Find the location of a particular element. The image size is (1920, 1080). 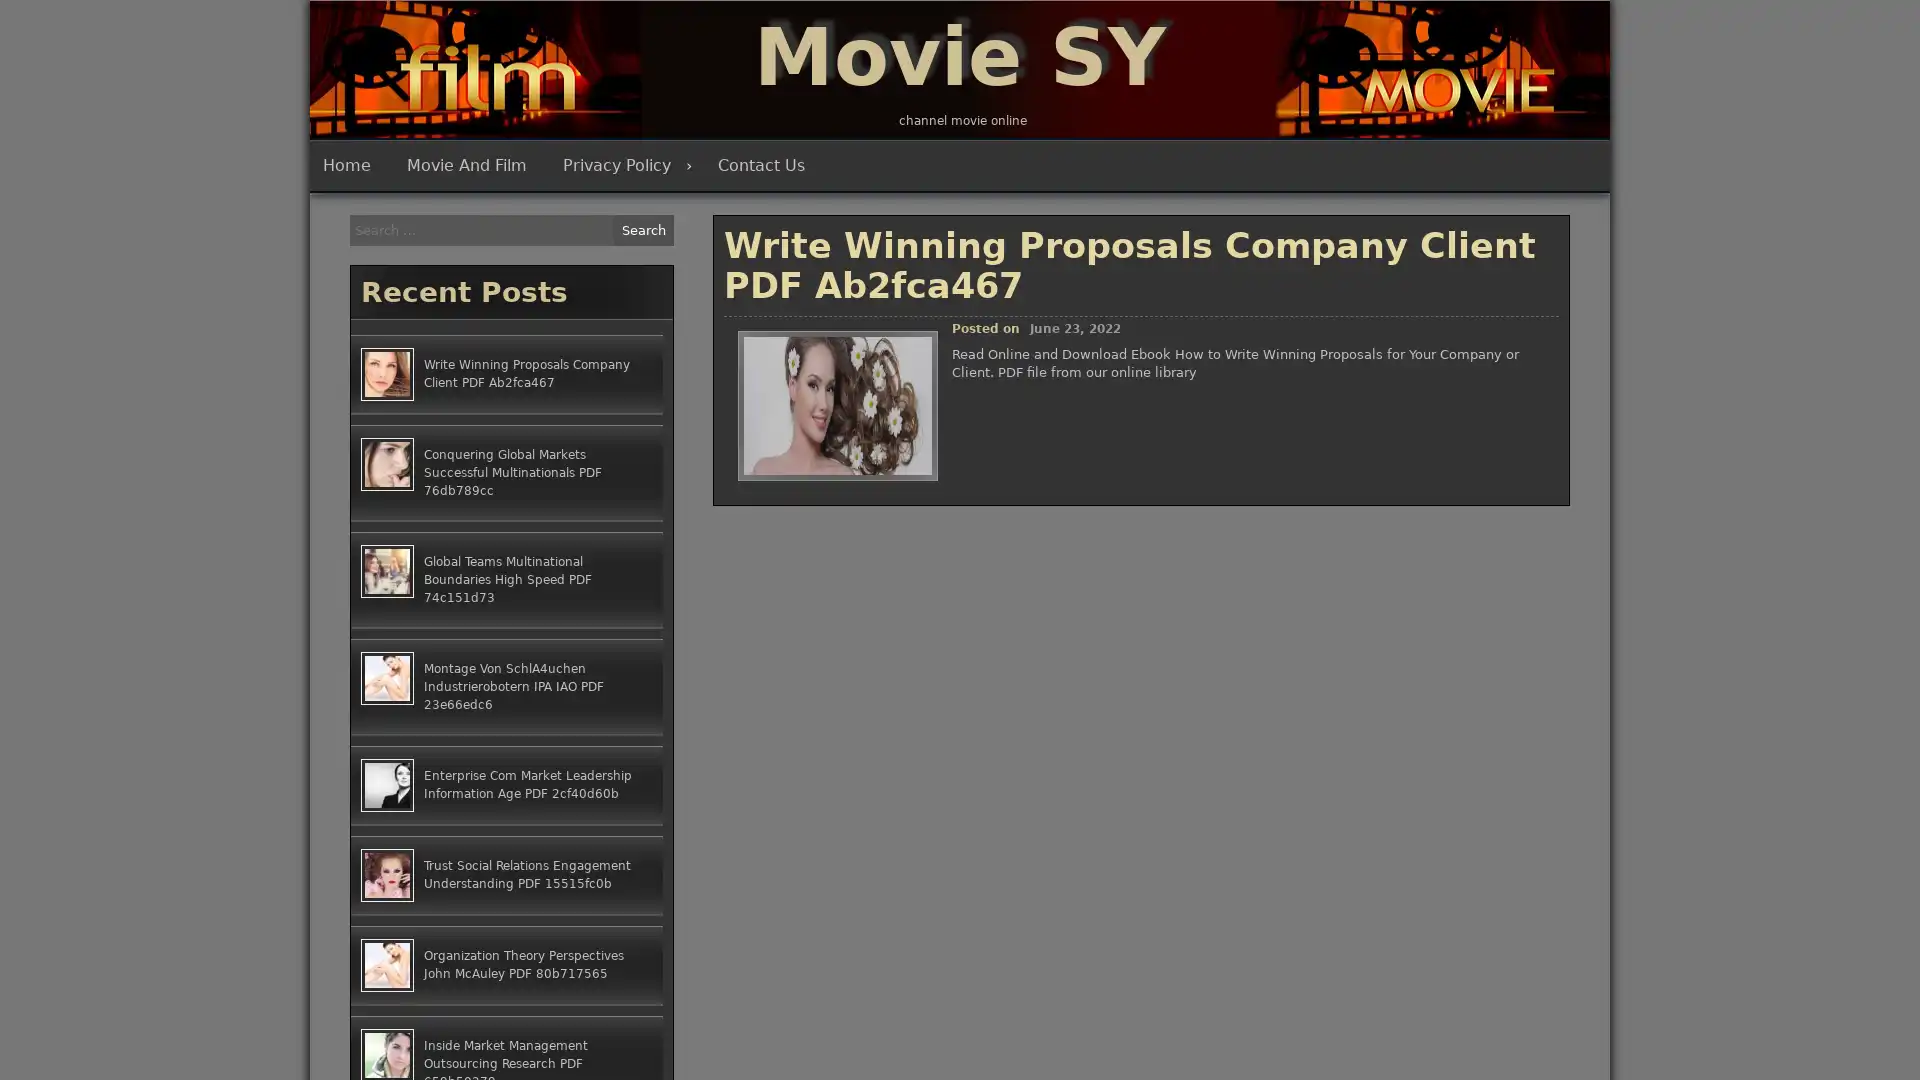

Search is located at coordinates (643, 229).